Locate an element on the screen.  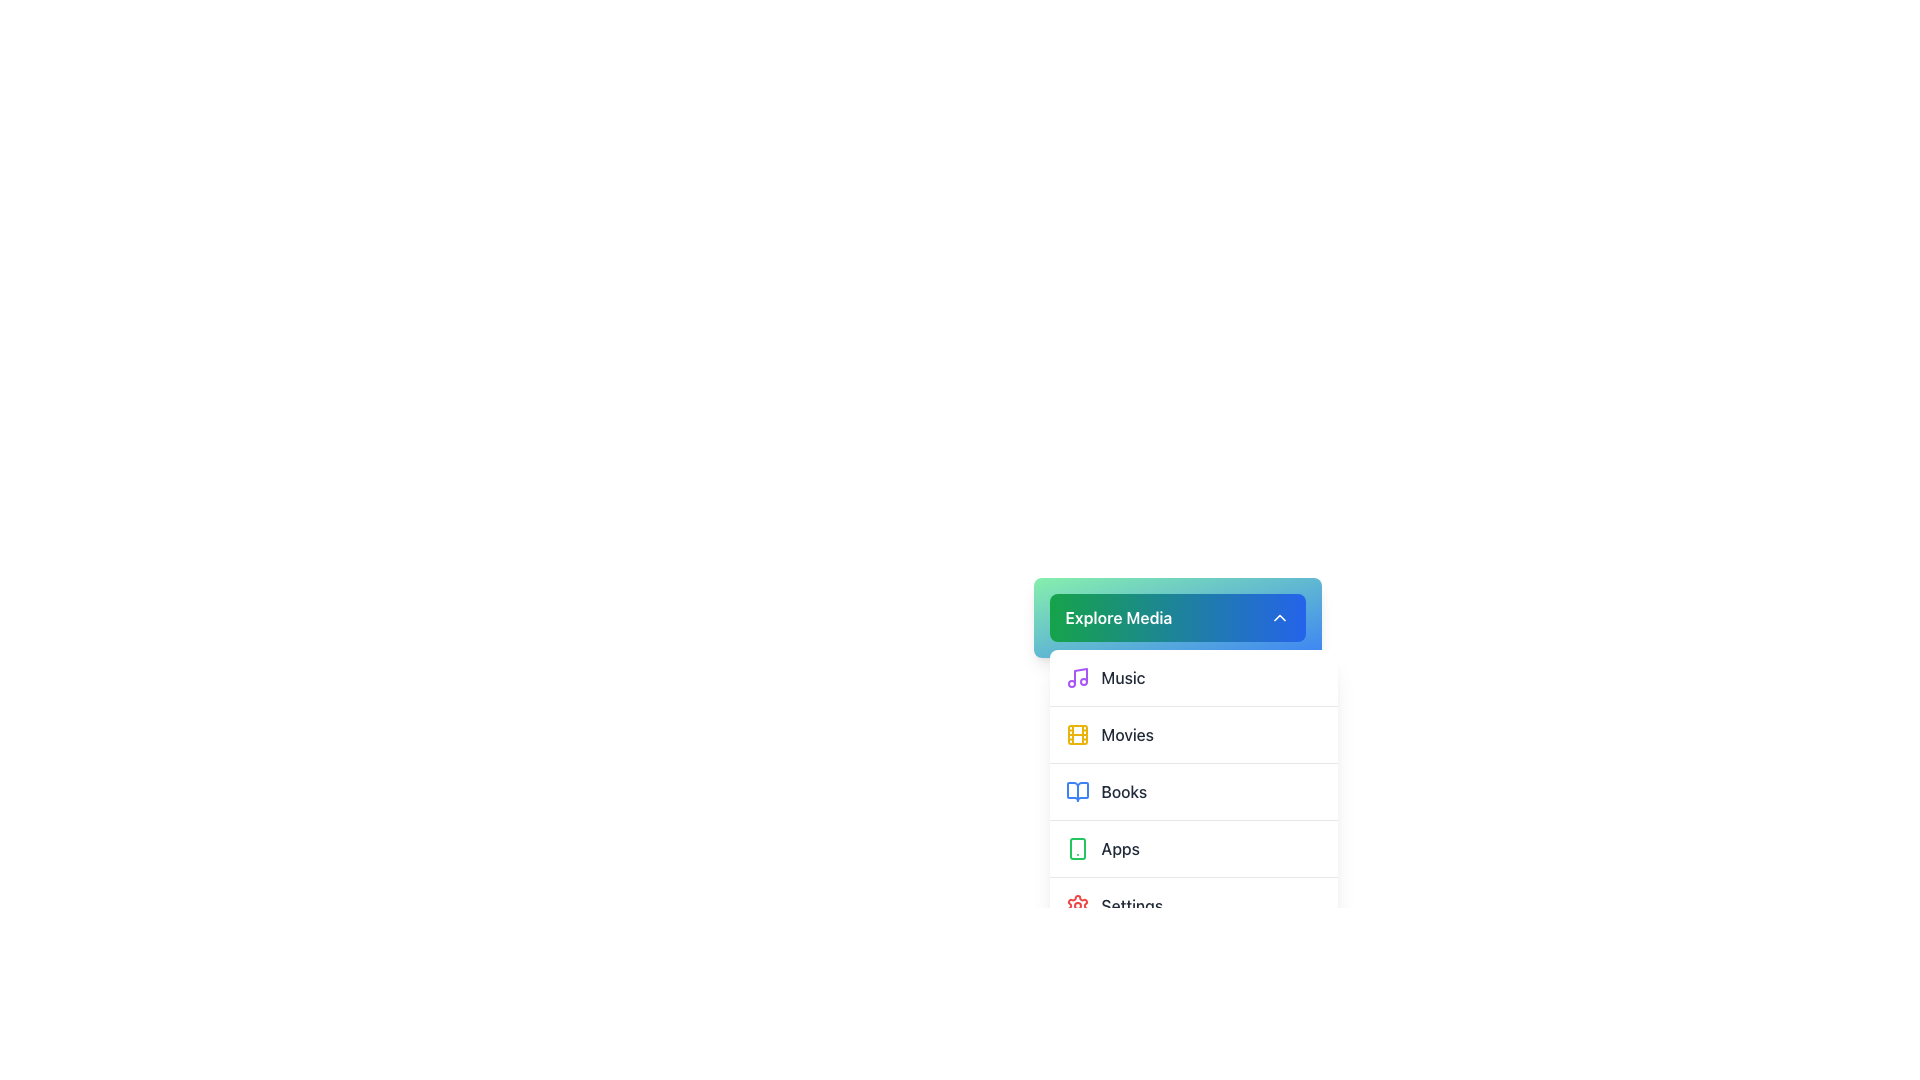
the red gear icon located at the bottom right of the 'Explore Media' dropdown menu is located at coordinates (1076, 906).